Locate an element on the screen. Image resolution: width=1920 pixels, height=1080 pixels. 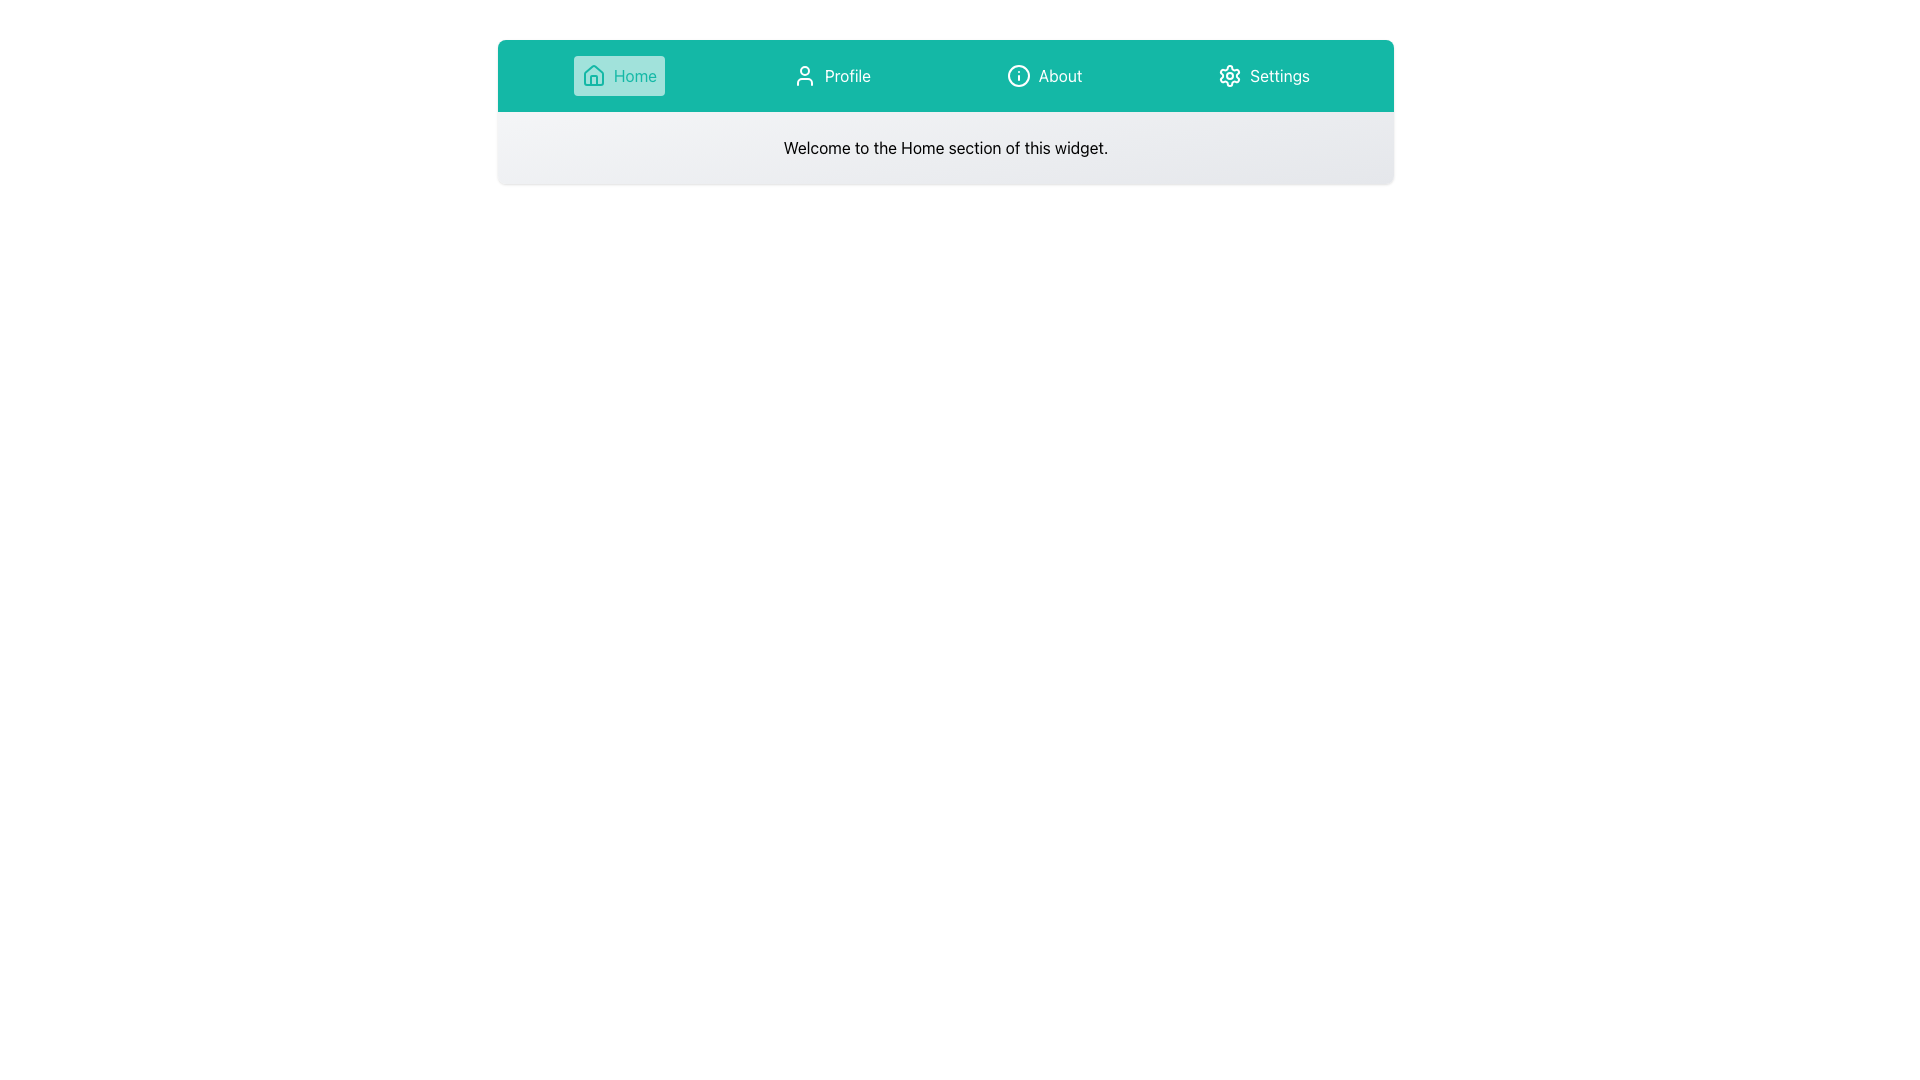
one of the navigation items in the Navigation bar located at the top of the interface is located at coordinates (944, 75).